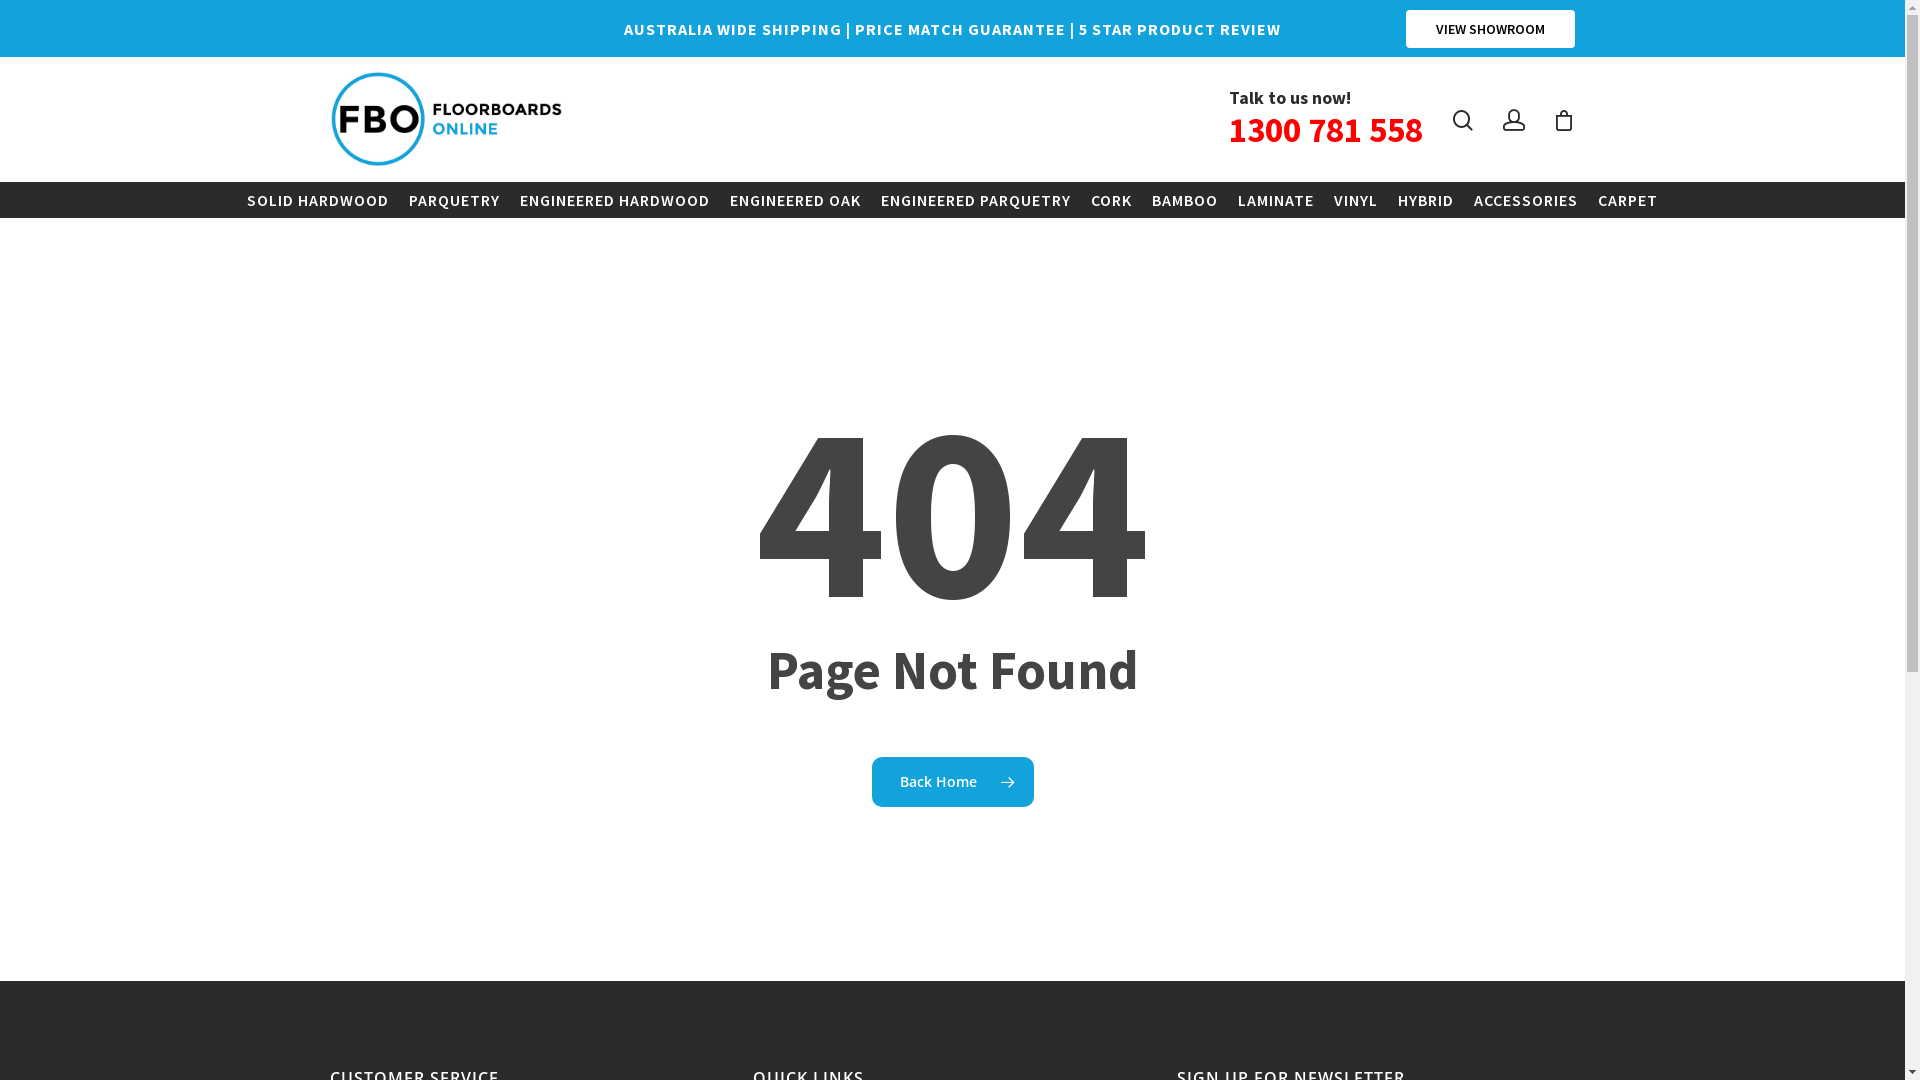 The width and height of the screenshot is (1920, 1080). Describe the element at coordinates (509, 200) in the screenshot. I see `'ENGINEERED HARDWOOD'` at that location.